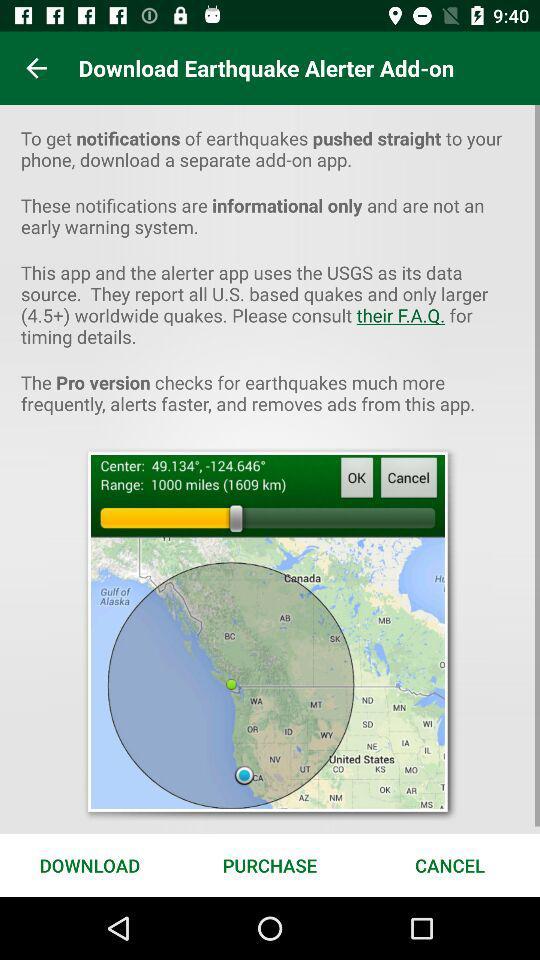 This screenshot has width=540, height=960. What do you see at coordinates (449, 864) in the screenshot?
I see `the item at the bottom right corner` at bounding box center [449, 864].